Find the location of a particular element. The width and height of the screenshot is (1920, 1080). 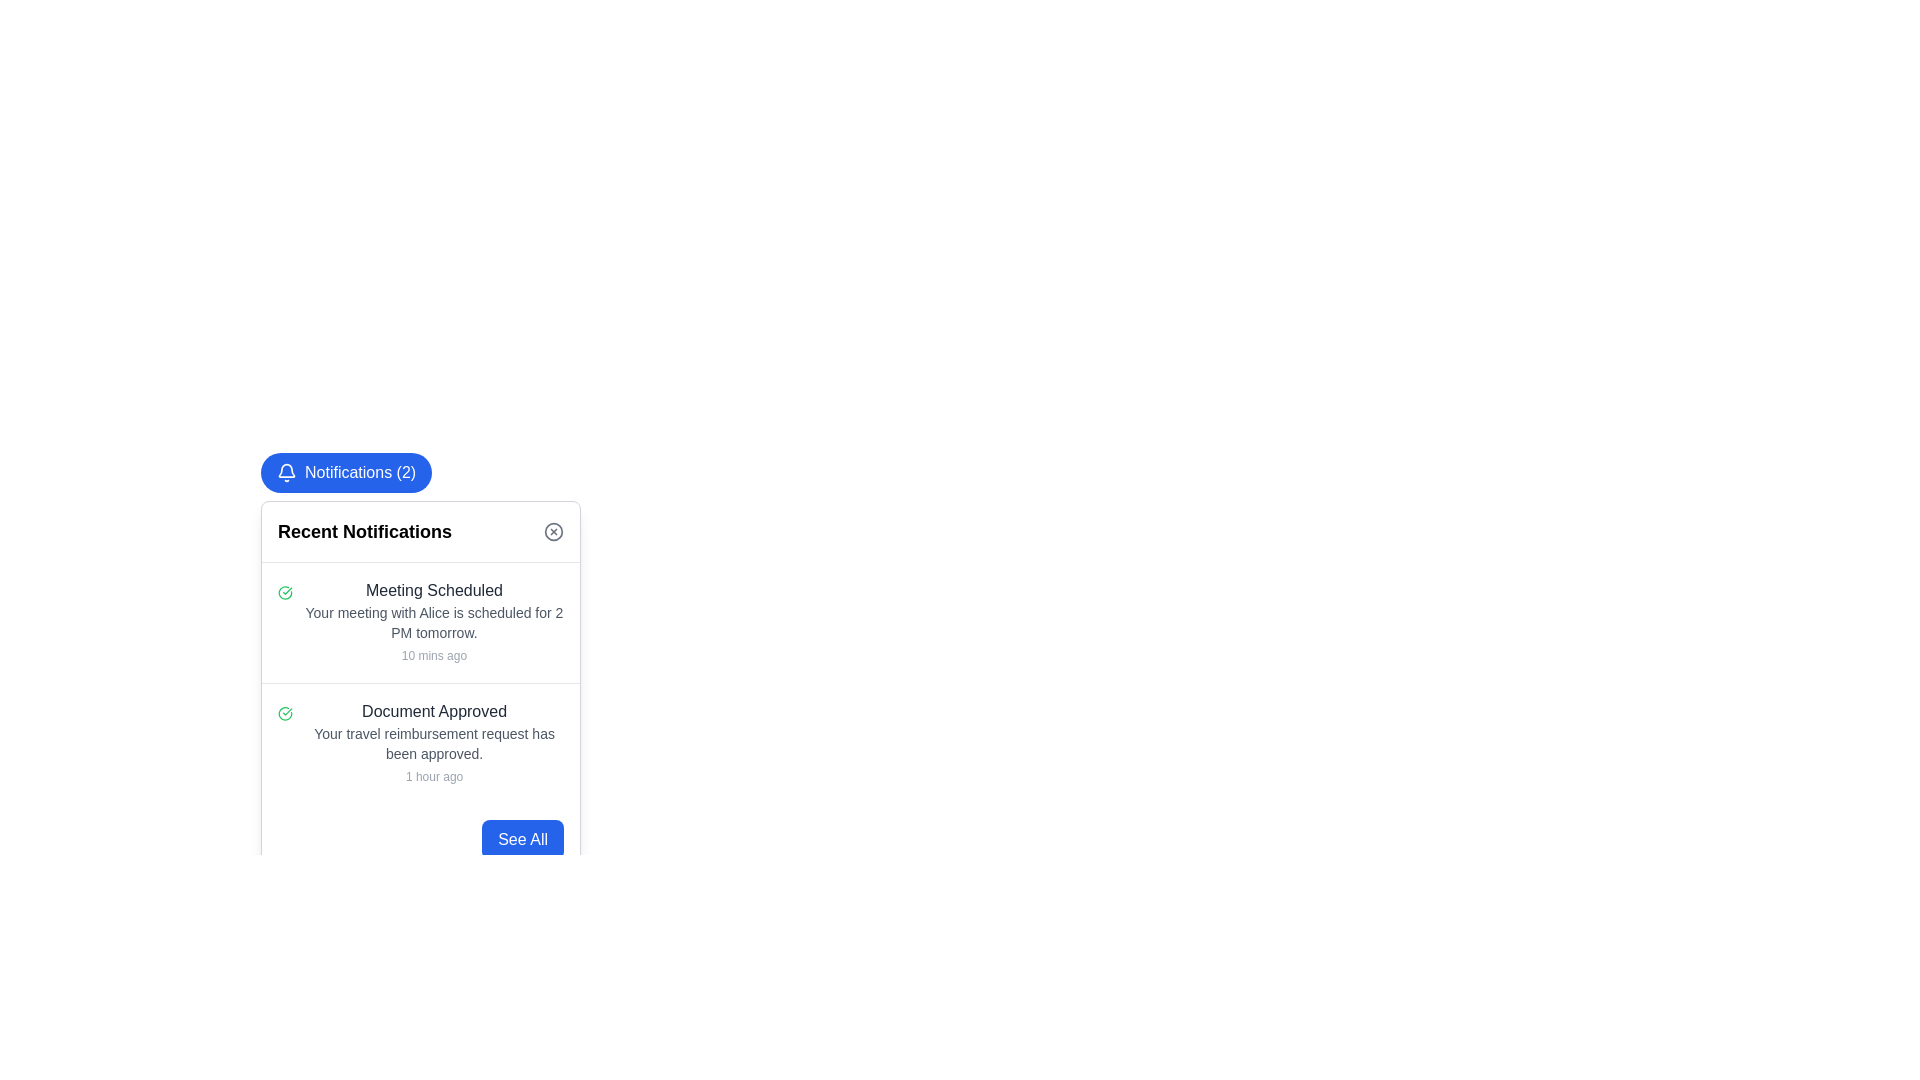

the 'Document Approved' notification entry is located at coordinates (433, 744).